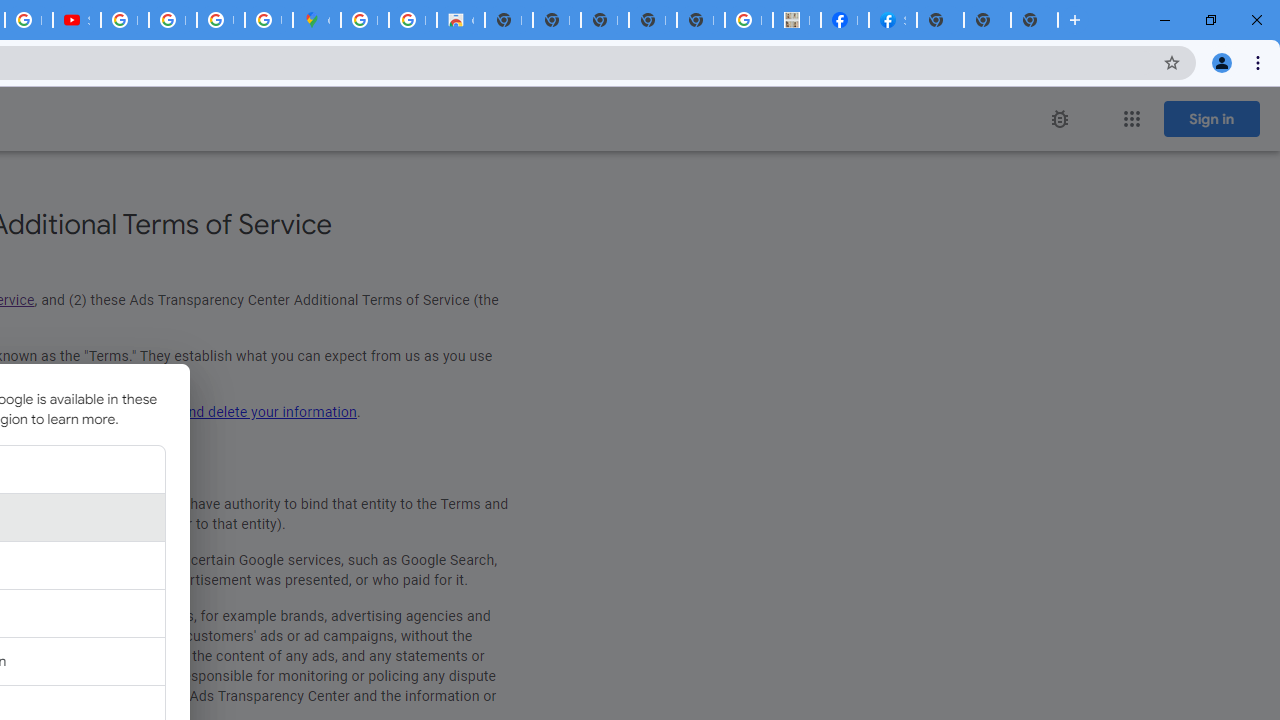  What do you see at coordinates (123, 20) in the screenshot?
I see `'How Chrome protects your passwords - Google Chrome Help'` at bounding box center [123, 20].